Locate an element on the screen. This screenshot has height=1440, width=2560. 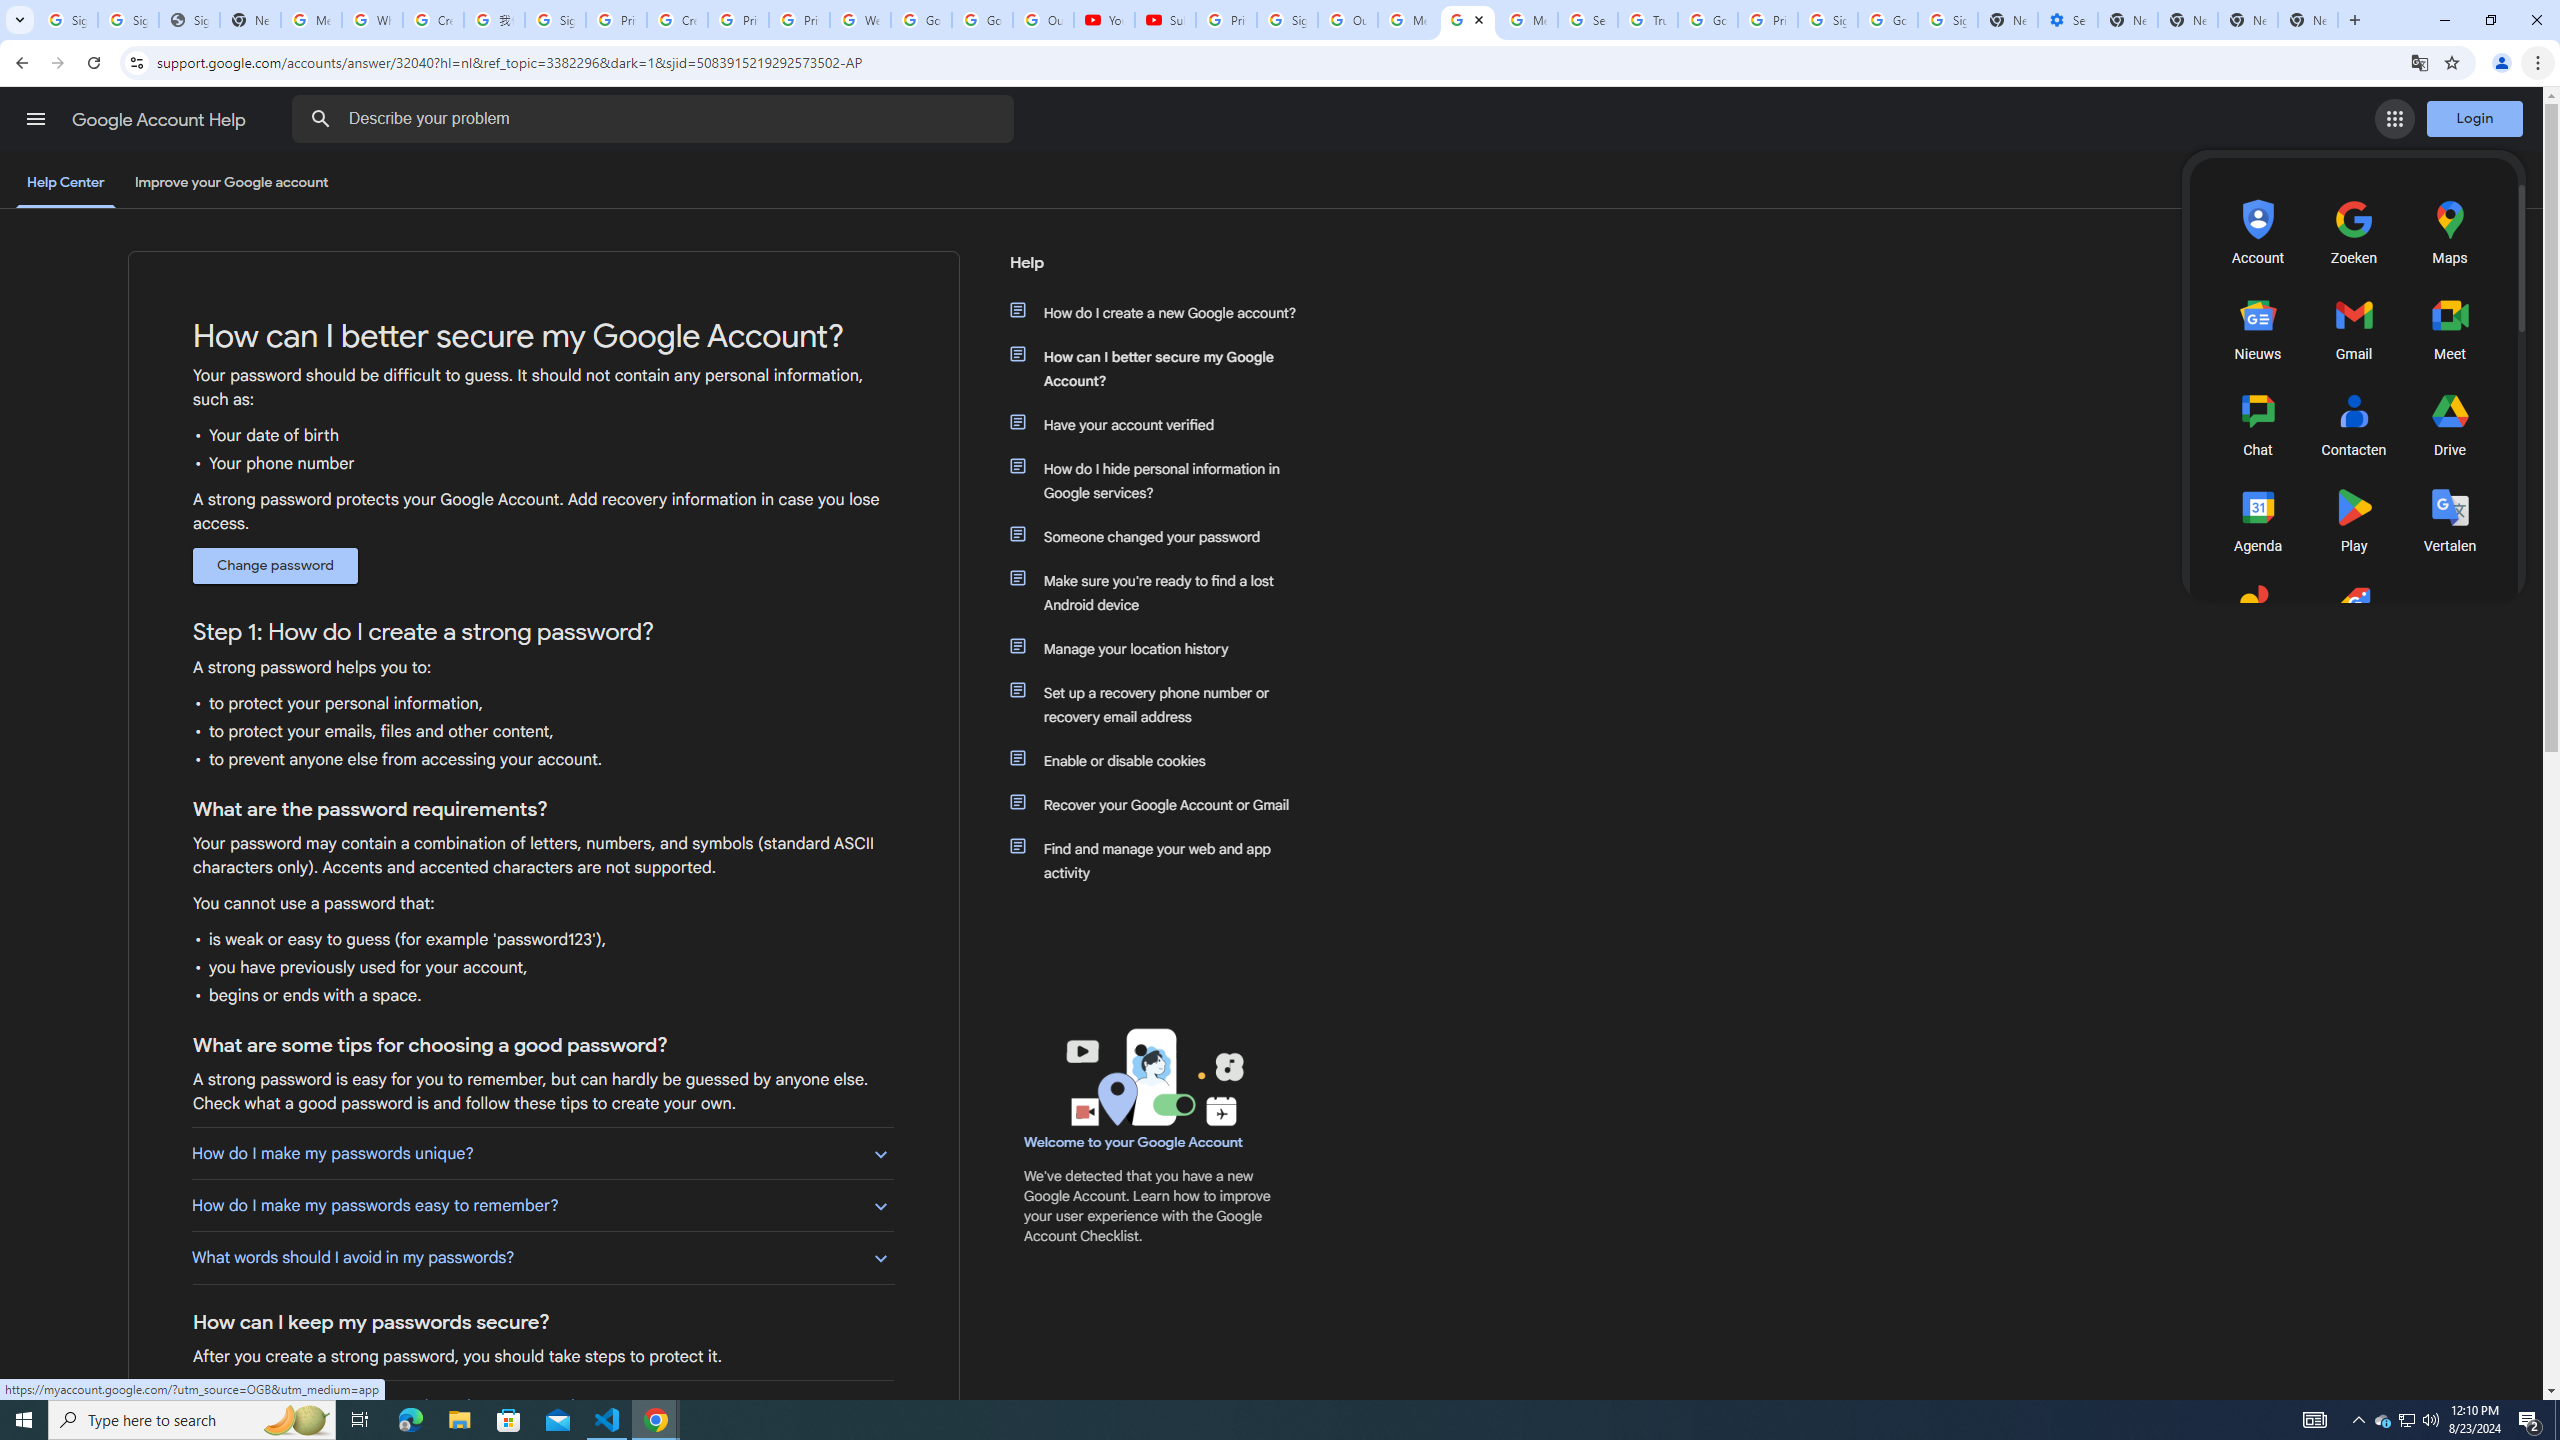
'Search our Doodle Library Collection - Google Doodles' is located at coordinates (1587, 19).